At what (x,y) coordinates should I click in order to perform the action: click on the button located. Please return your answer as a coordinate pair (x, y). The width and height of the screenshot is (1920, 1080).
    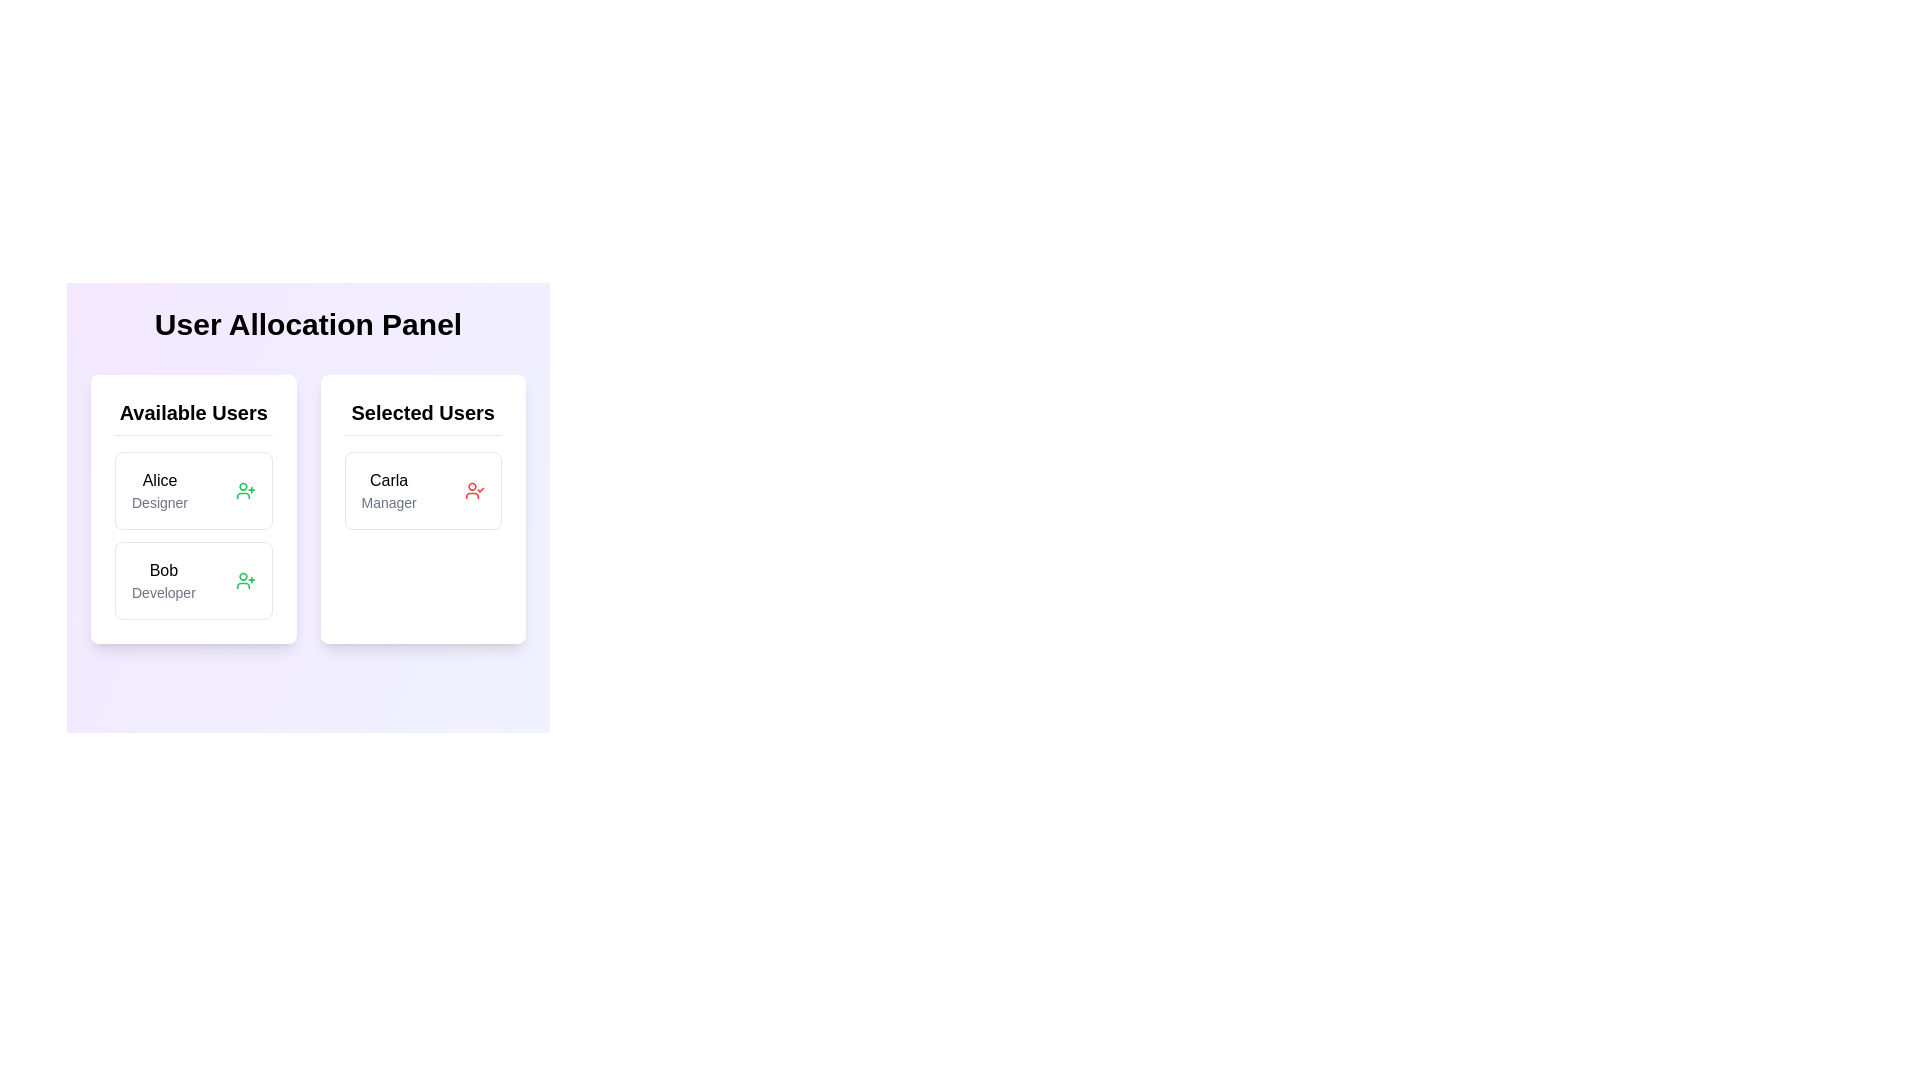
    Looking at the image, I should click on (474, 490).